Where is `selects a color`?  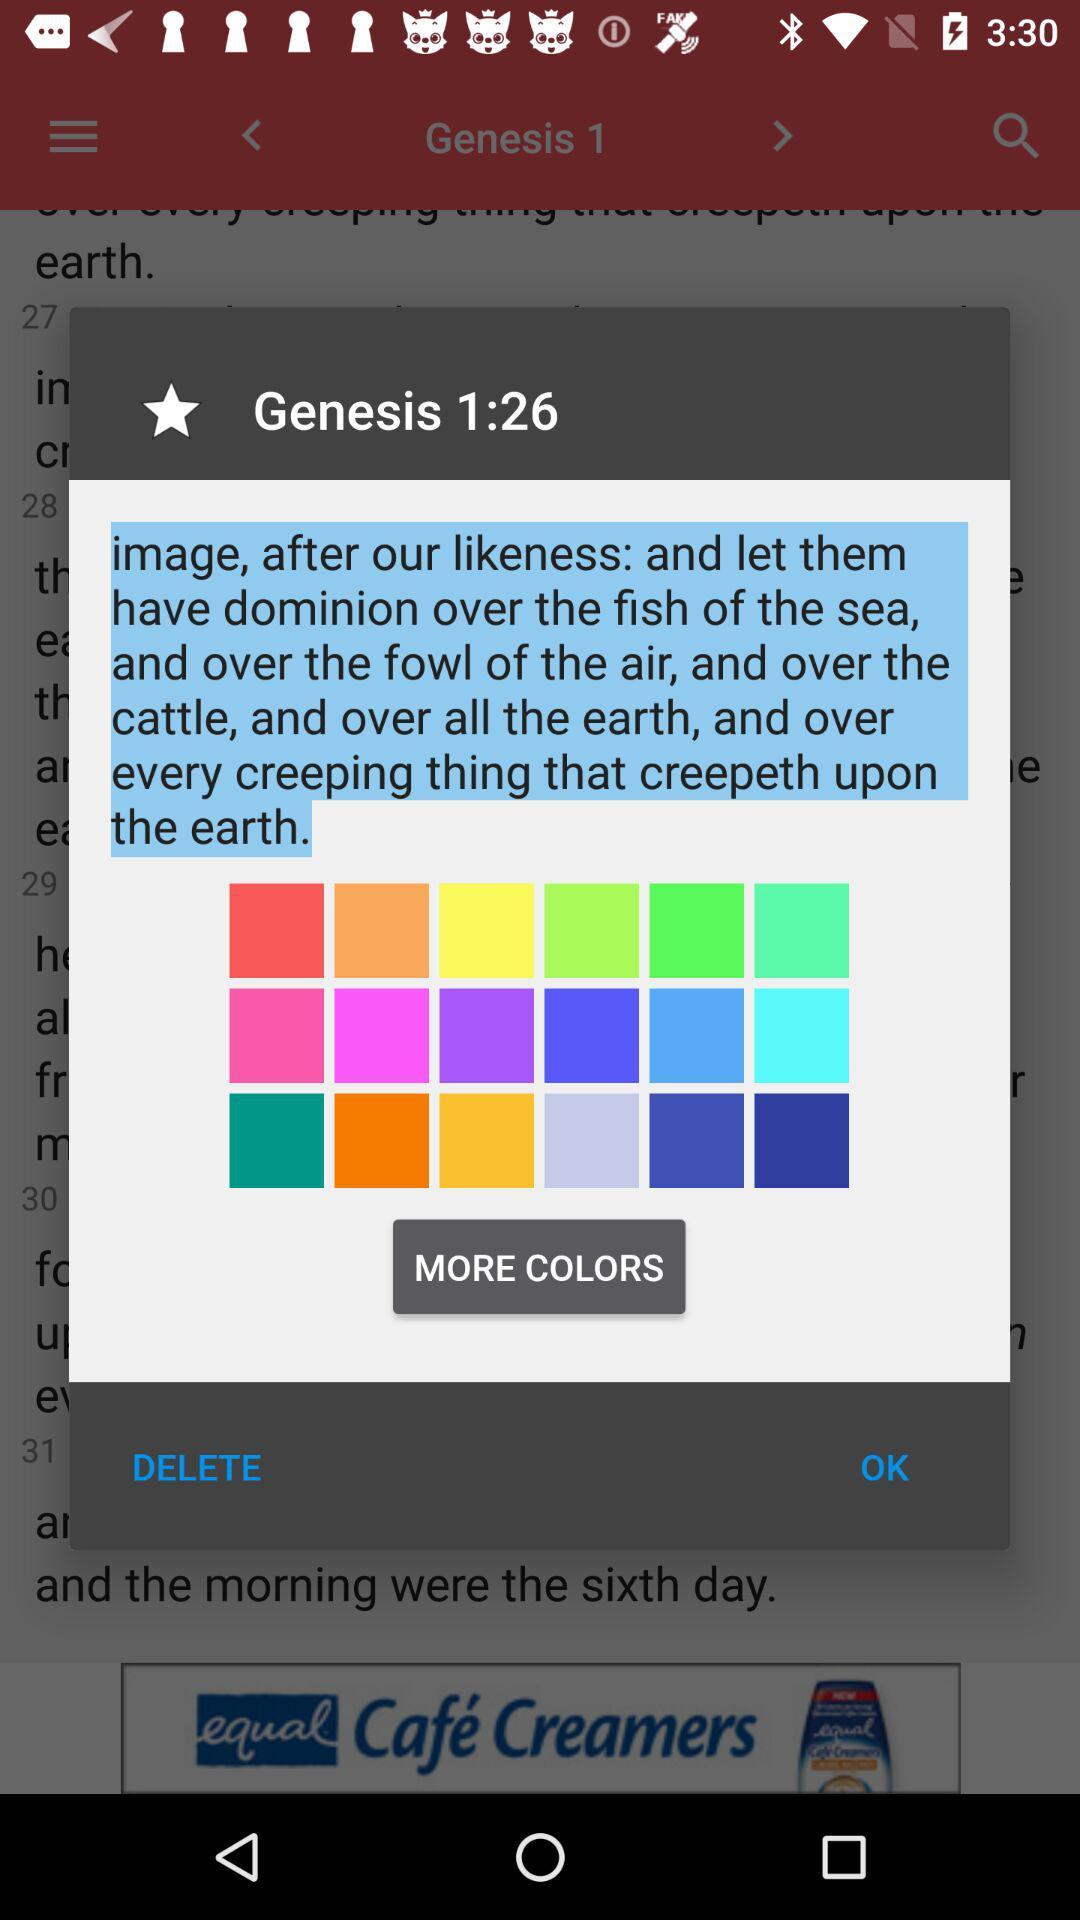
selects a color is located at coordinates (276, 1140).